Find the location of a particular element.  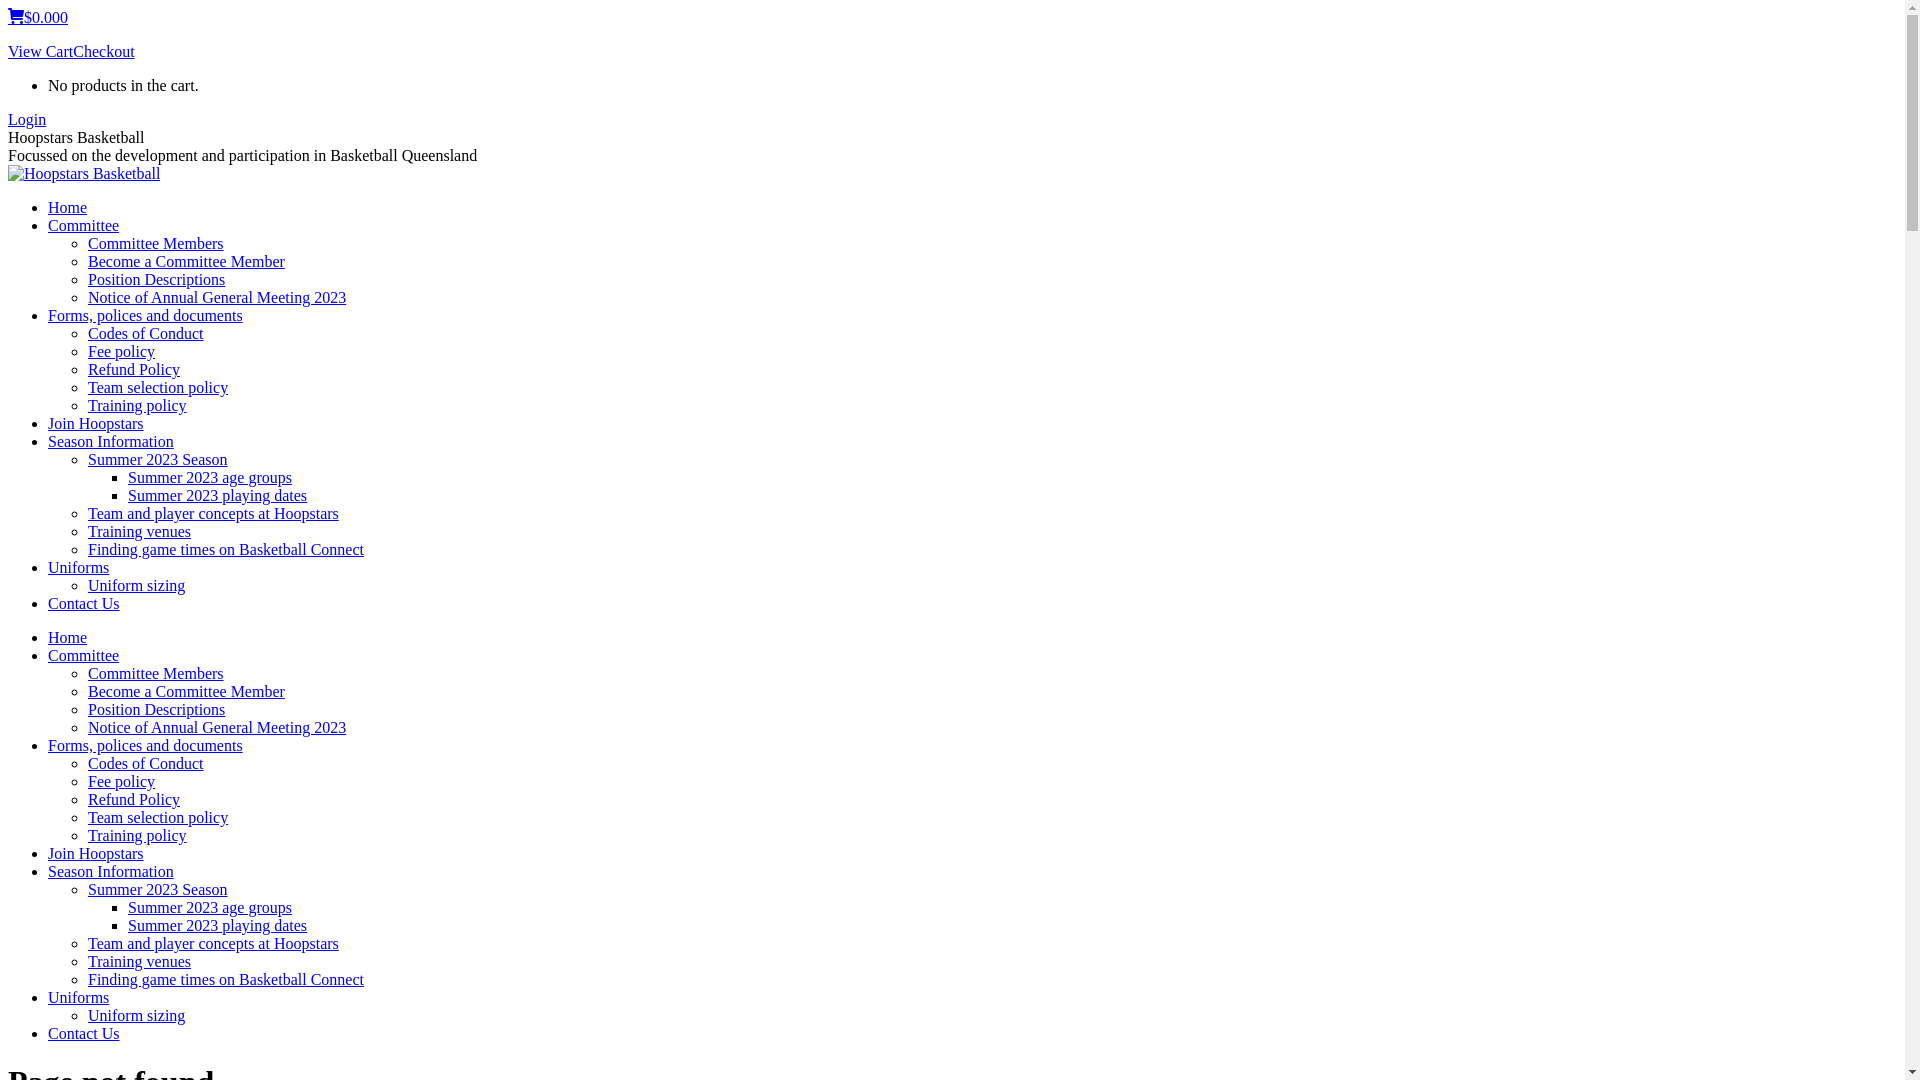

'Uniforms' is located at coordinates (48, 997).